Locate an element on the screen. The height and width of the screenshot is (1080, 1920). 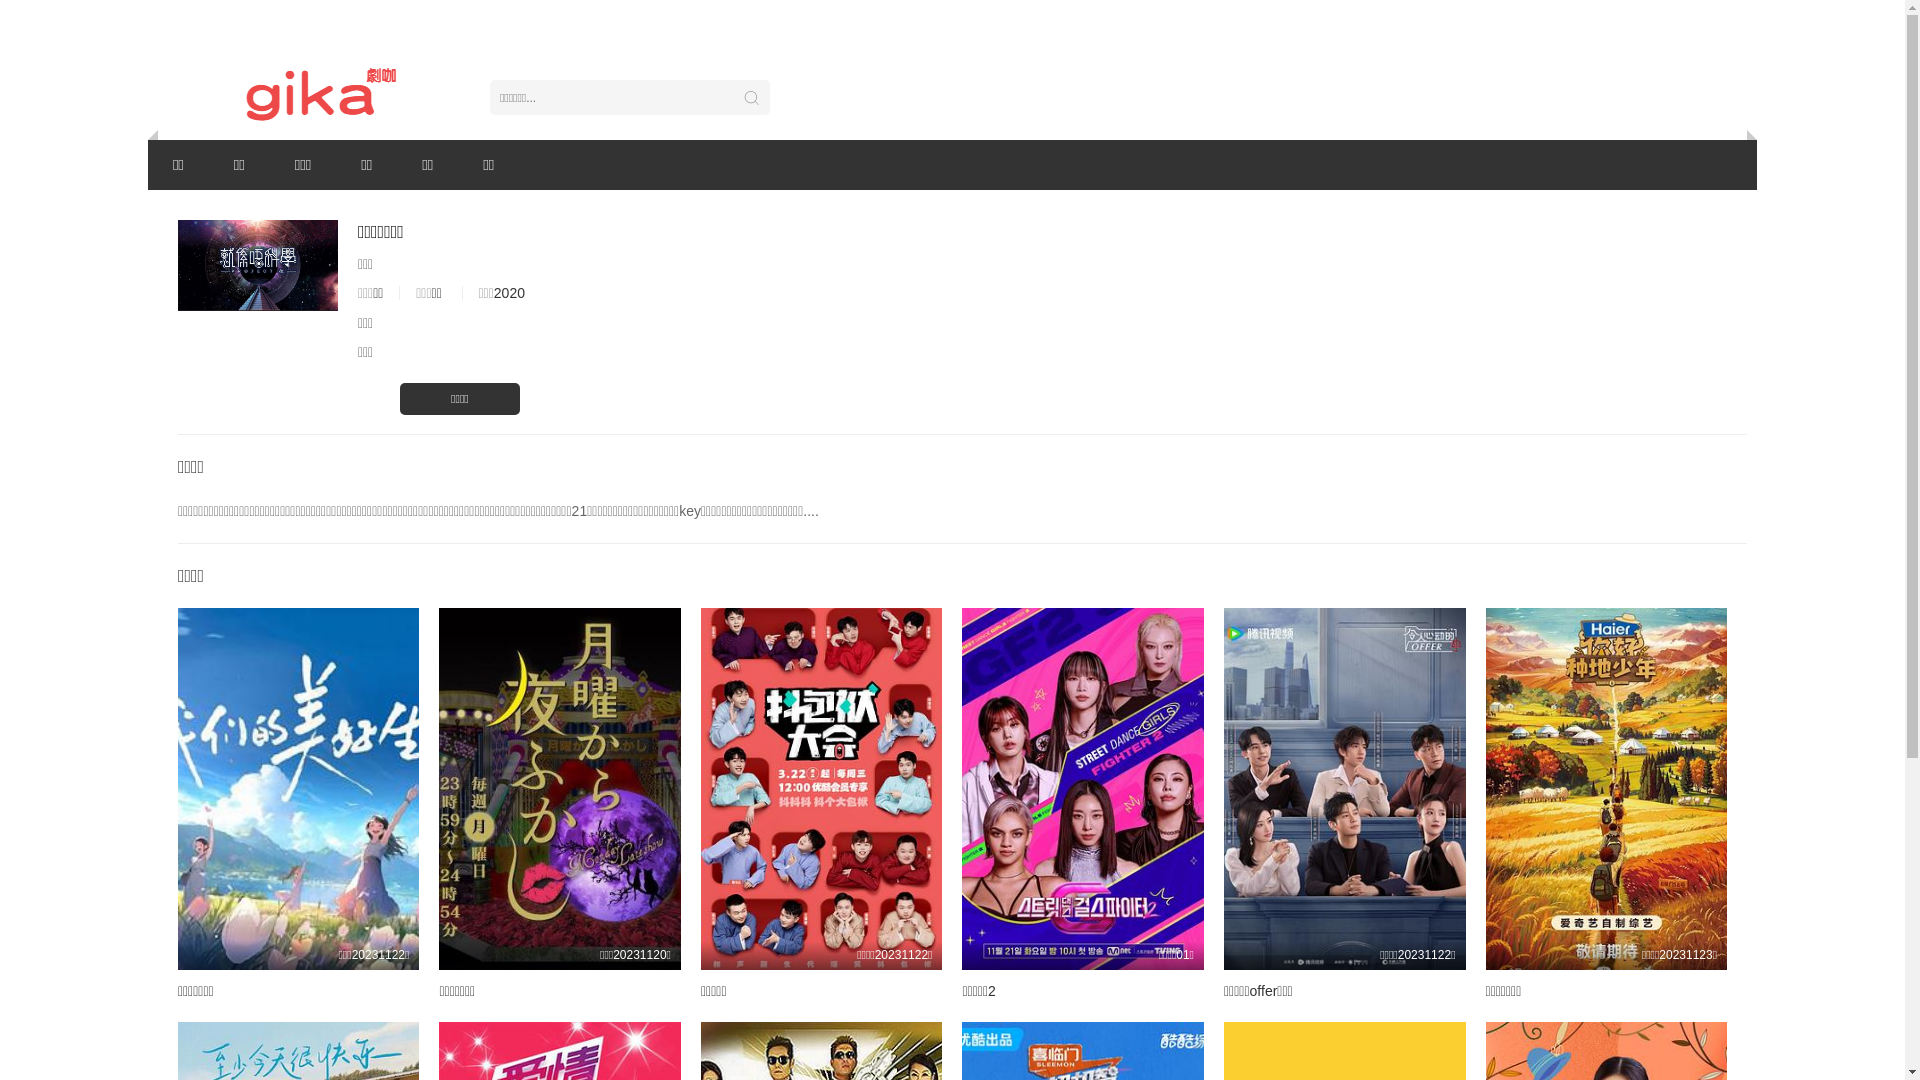
'2020' is located at coordinates (509, 293).